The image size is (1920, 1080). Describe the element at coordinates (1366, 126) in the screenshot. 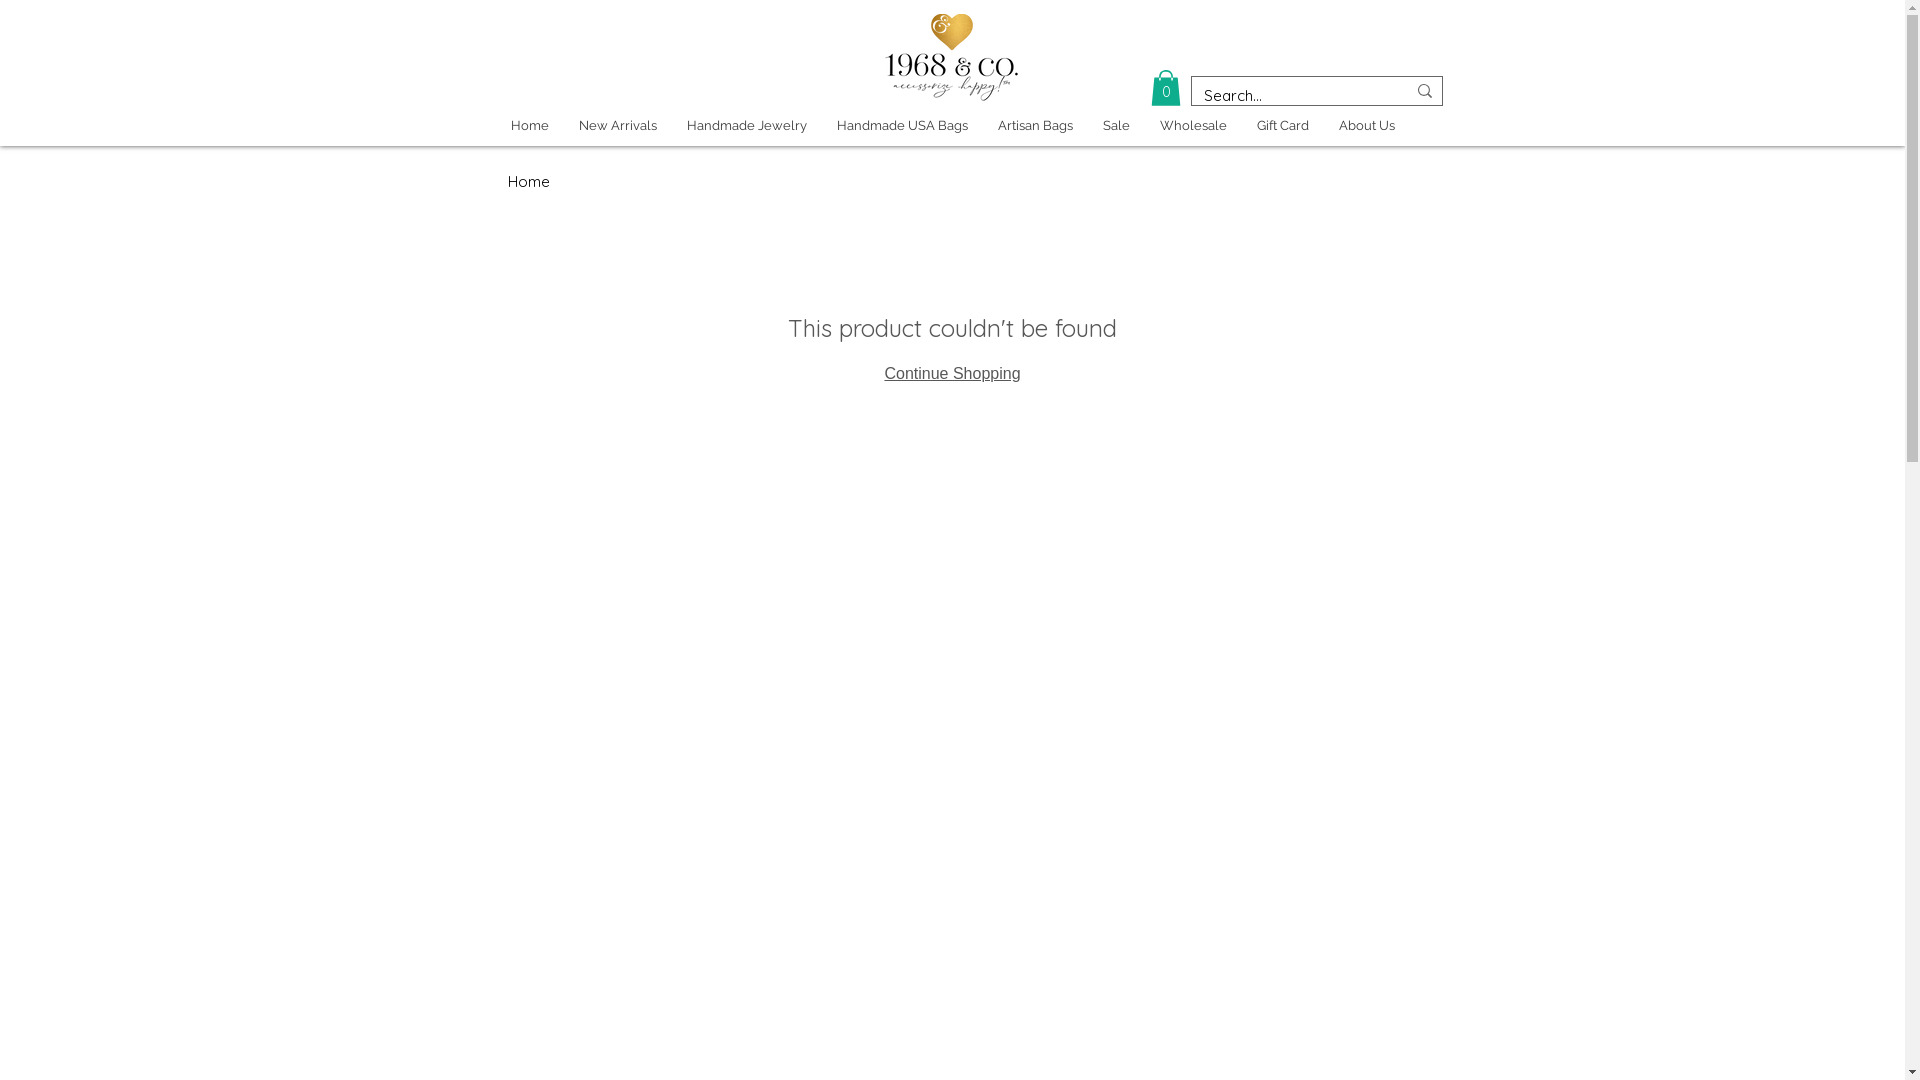

I see `'About Us'` at that location.